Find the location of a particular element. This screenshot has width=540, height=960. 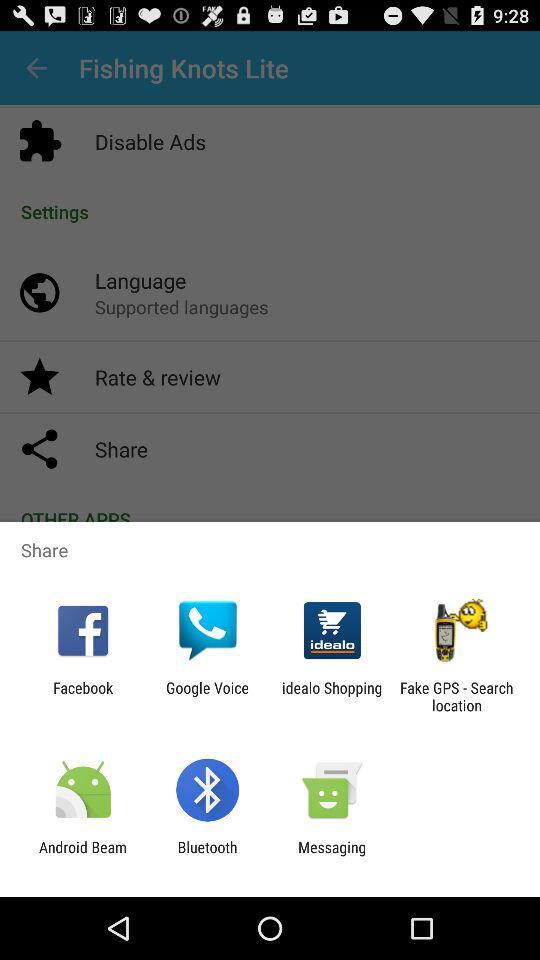

the app to the right of the facebook app is located at coordinates (206, 696).